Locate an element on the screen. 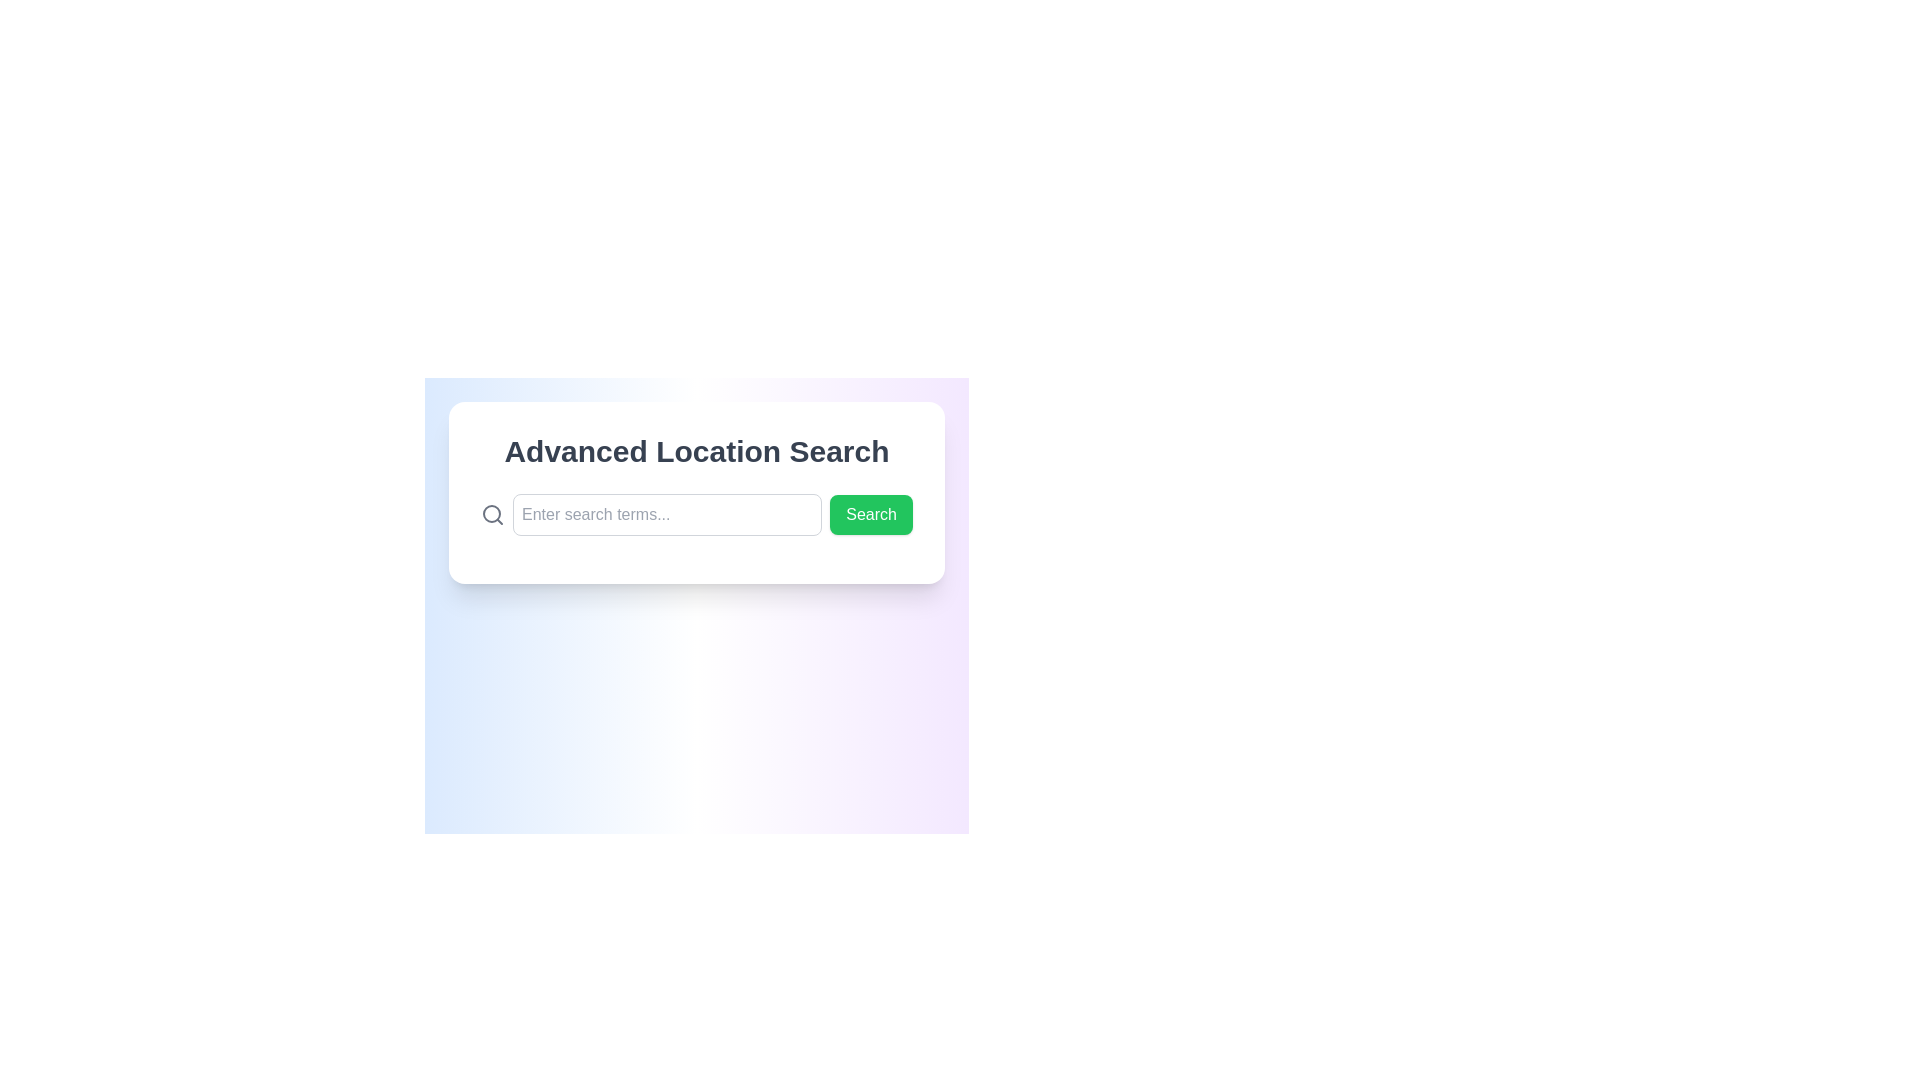 This screenshot has width=1920, height=1080. the magnifying glass icon, which is styled with thin strokes and a circular shape, positioned to the left of the text input box that has a placeholder stating 'Enter search terms...' and adjacent to a green 'Search' button is located at coordinates (493, 514).